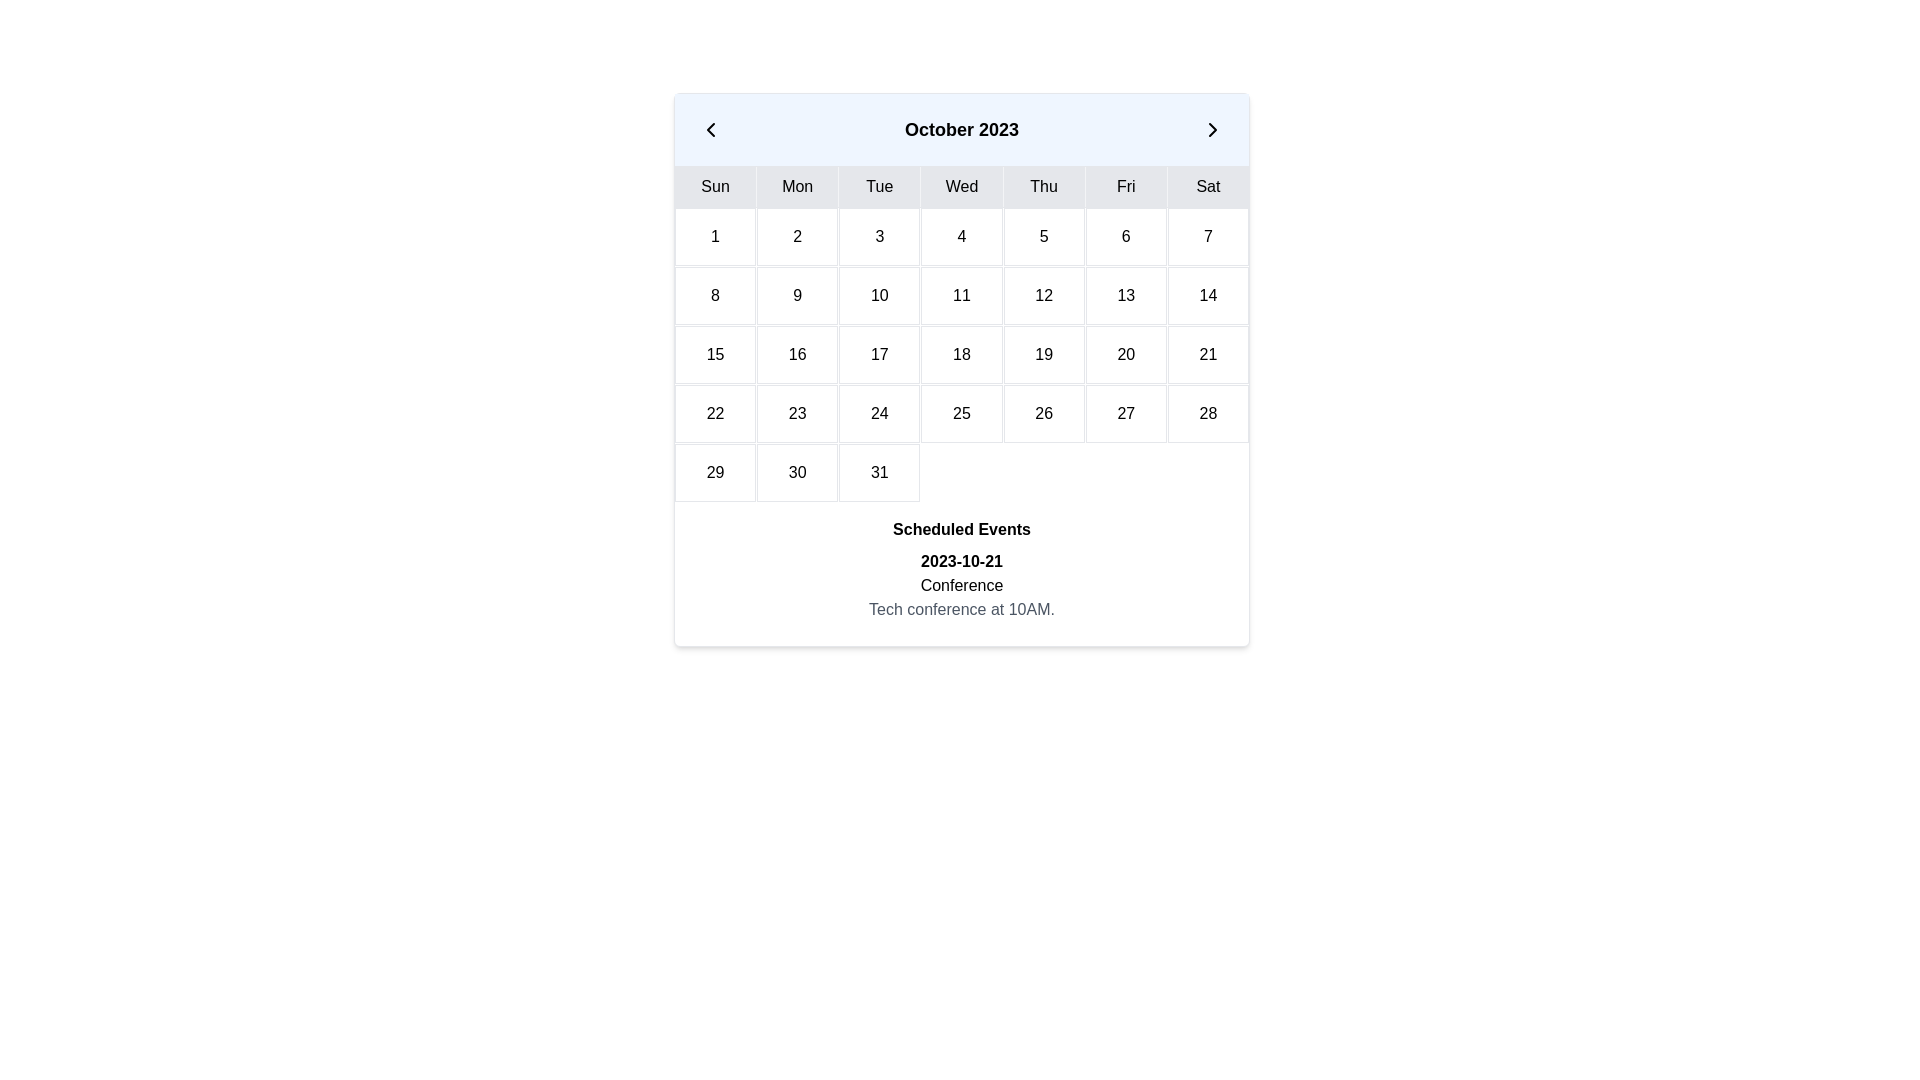 The width and height of the screenshot is (1920, 1080). Describe the element at coordinates (715, 473) in the screenshot. I see `the white square tile button labeled '29'` at that location.